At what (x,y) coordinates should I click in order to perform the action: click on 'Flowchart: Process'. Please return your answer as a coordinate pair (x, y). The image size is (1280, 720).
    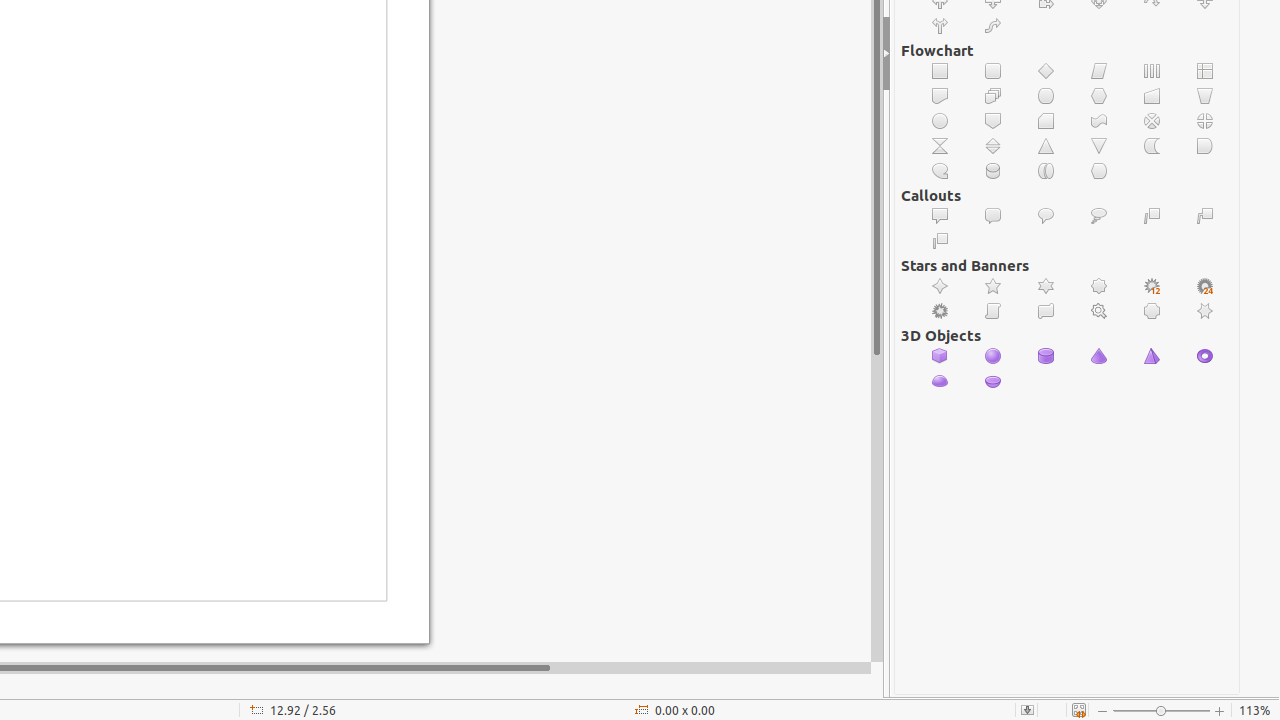
    Looking at the image, I should click on (939, 70).